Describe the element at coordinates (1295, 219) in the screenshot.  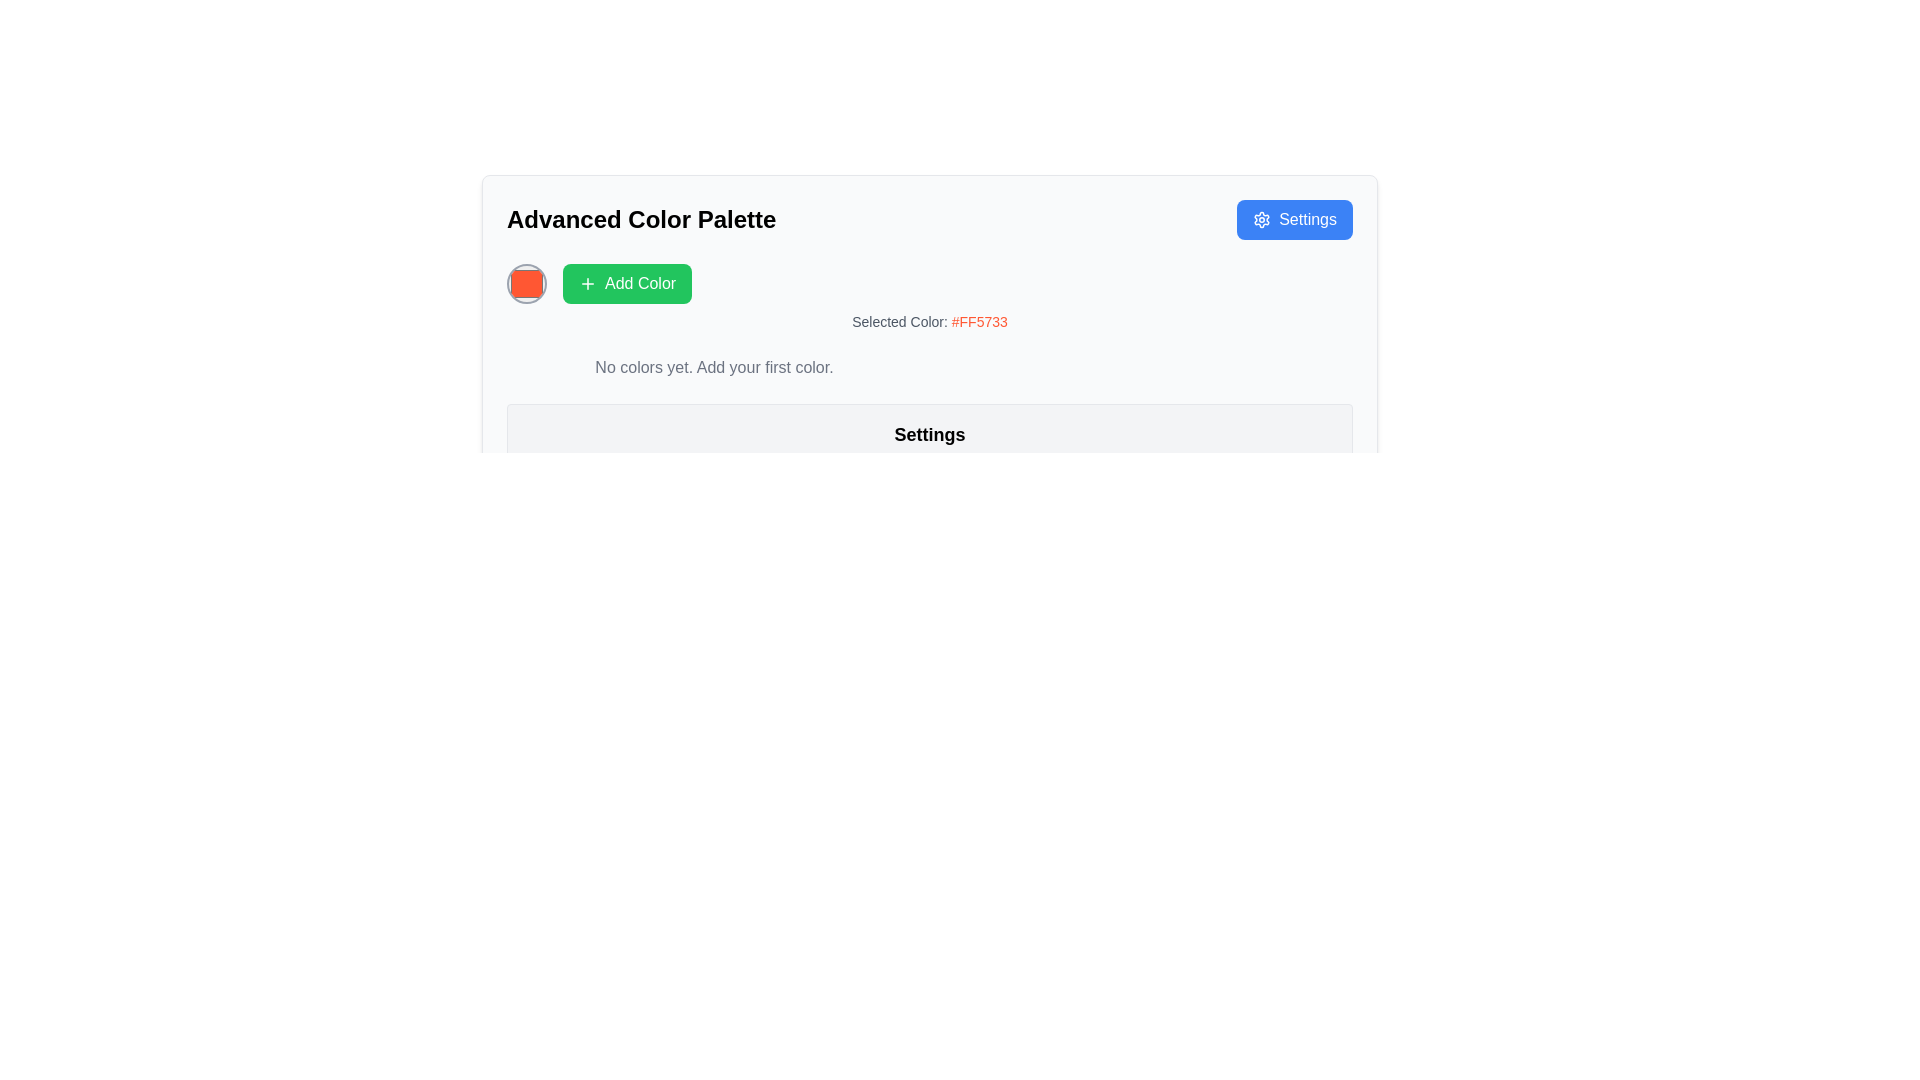
I see `the button located at the far-right end of the header titled 'Advanced Color Palette'` at that location.